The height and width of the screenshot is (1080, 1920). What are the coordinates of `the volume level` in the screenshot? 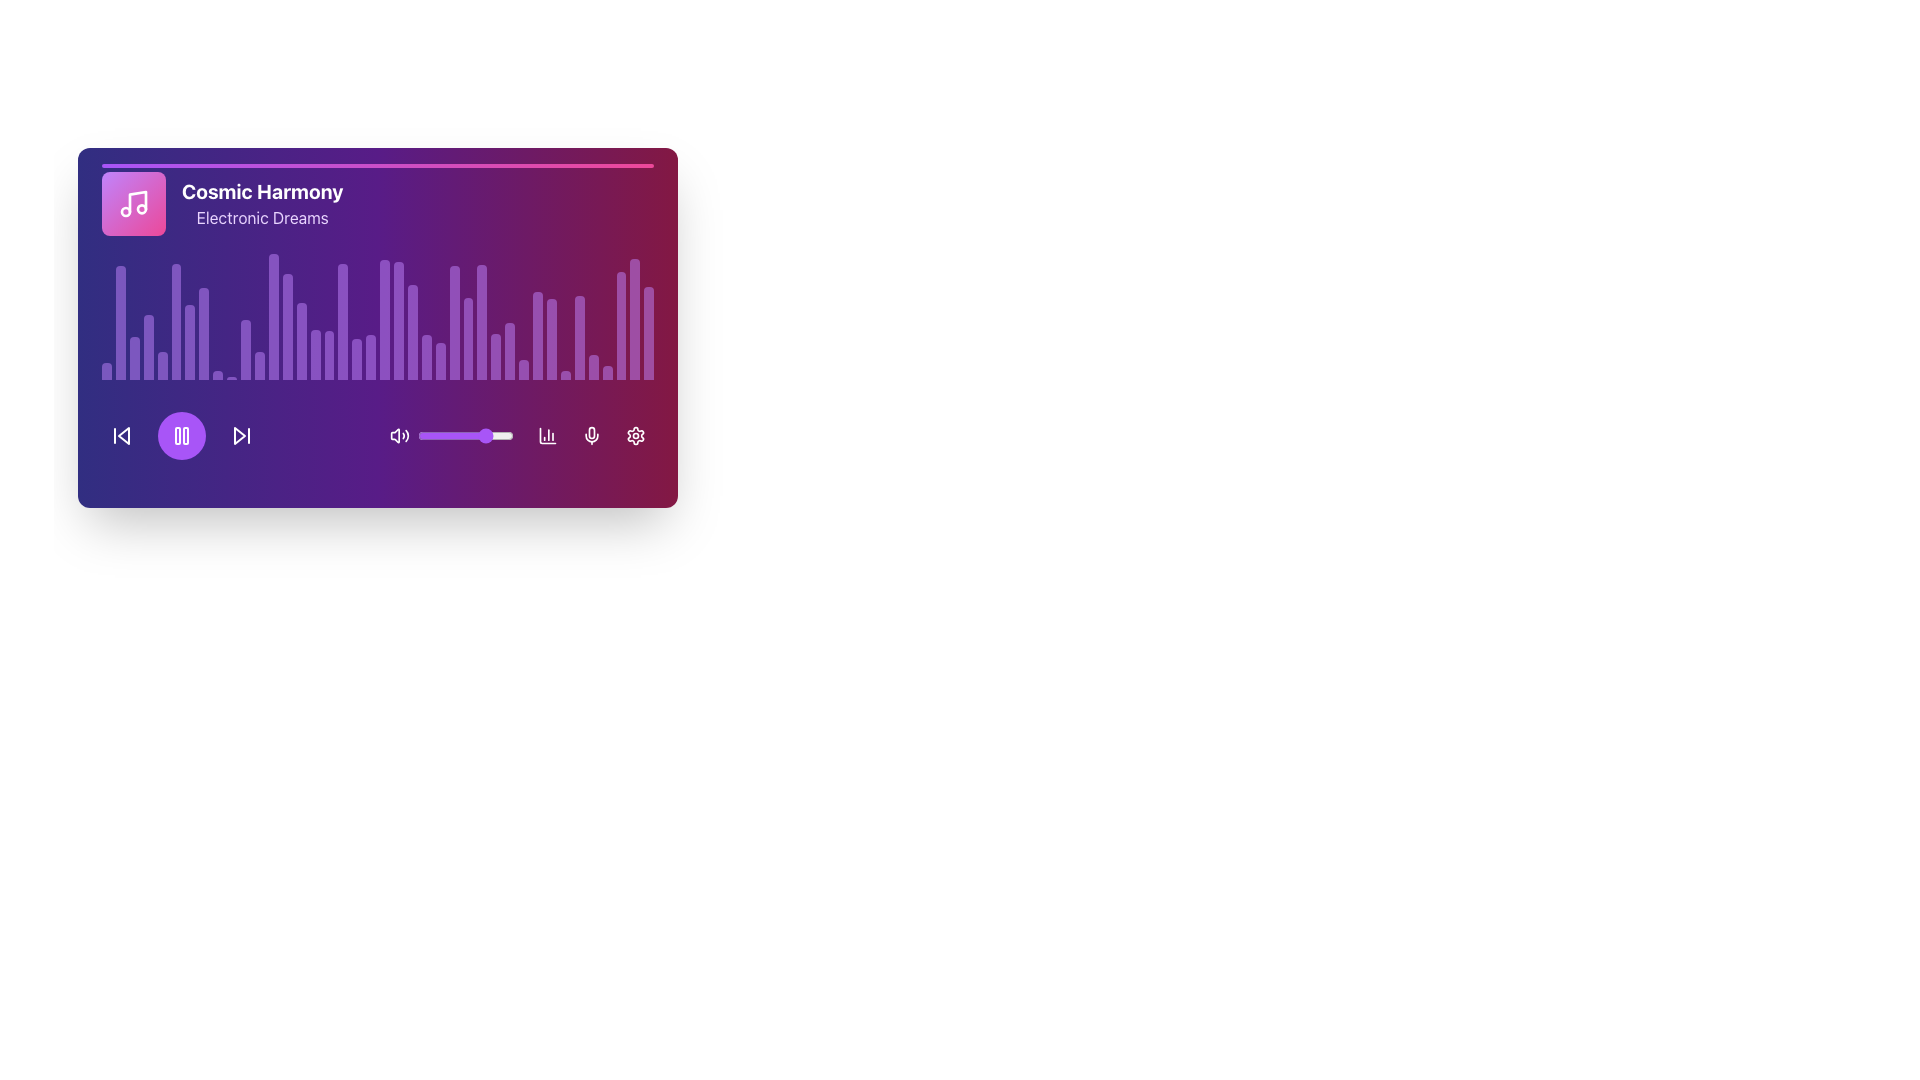 It's located at (508, 434).